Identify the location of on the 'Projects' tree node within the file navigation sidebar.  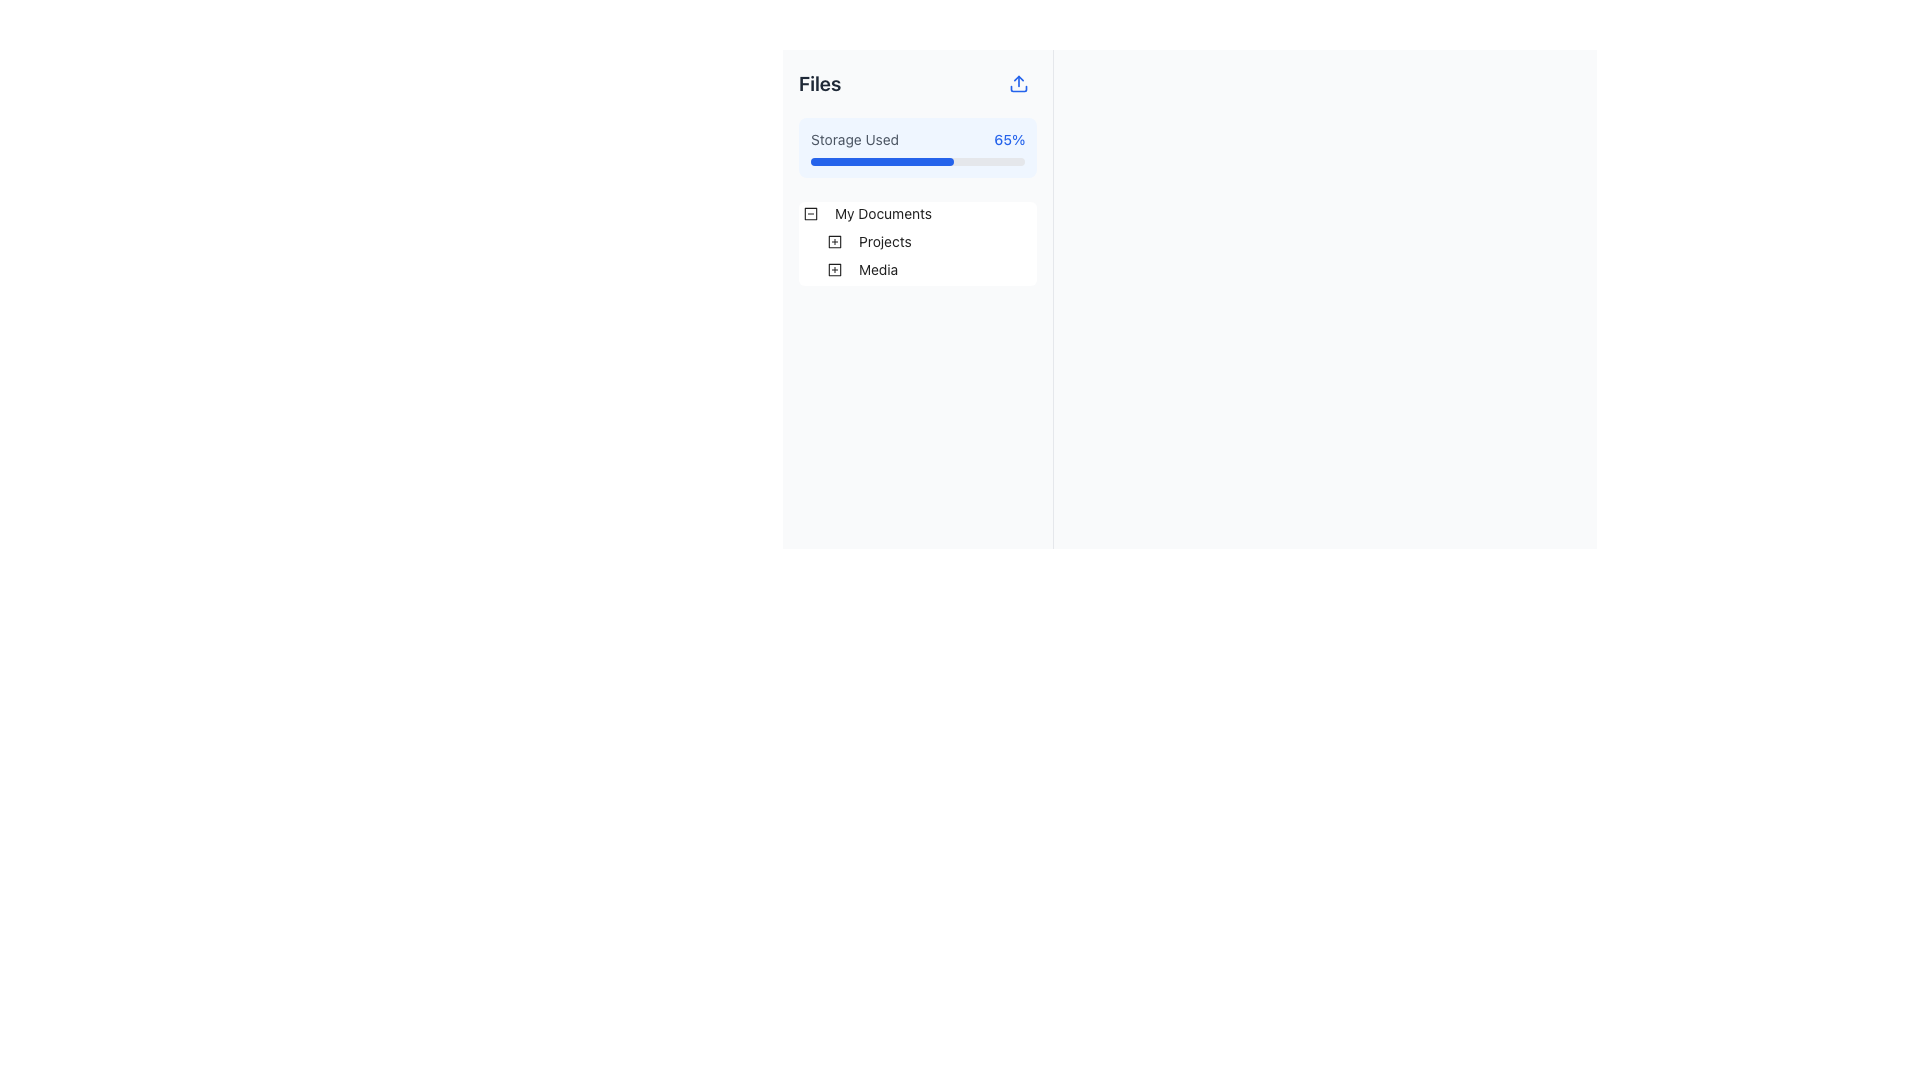
(884, 241).